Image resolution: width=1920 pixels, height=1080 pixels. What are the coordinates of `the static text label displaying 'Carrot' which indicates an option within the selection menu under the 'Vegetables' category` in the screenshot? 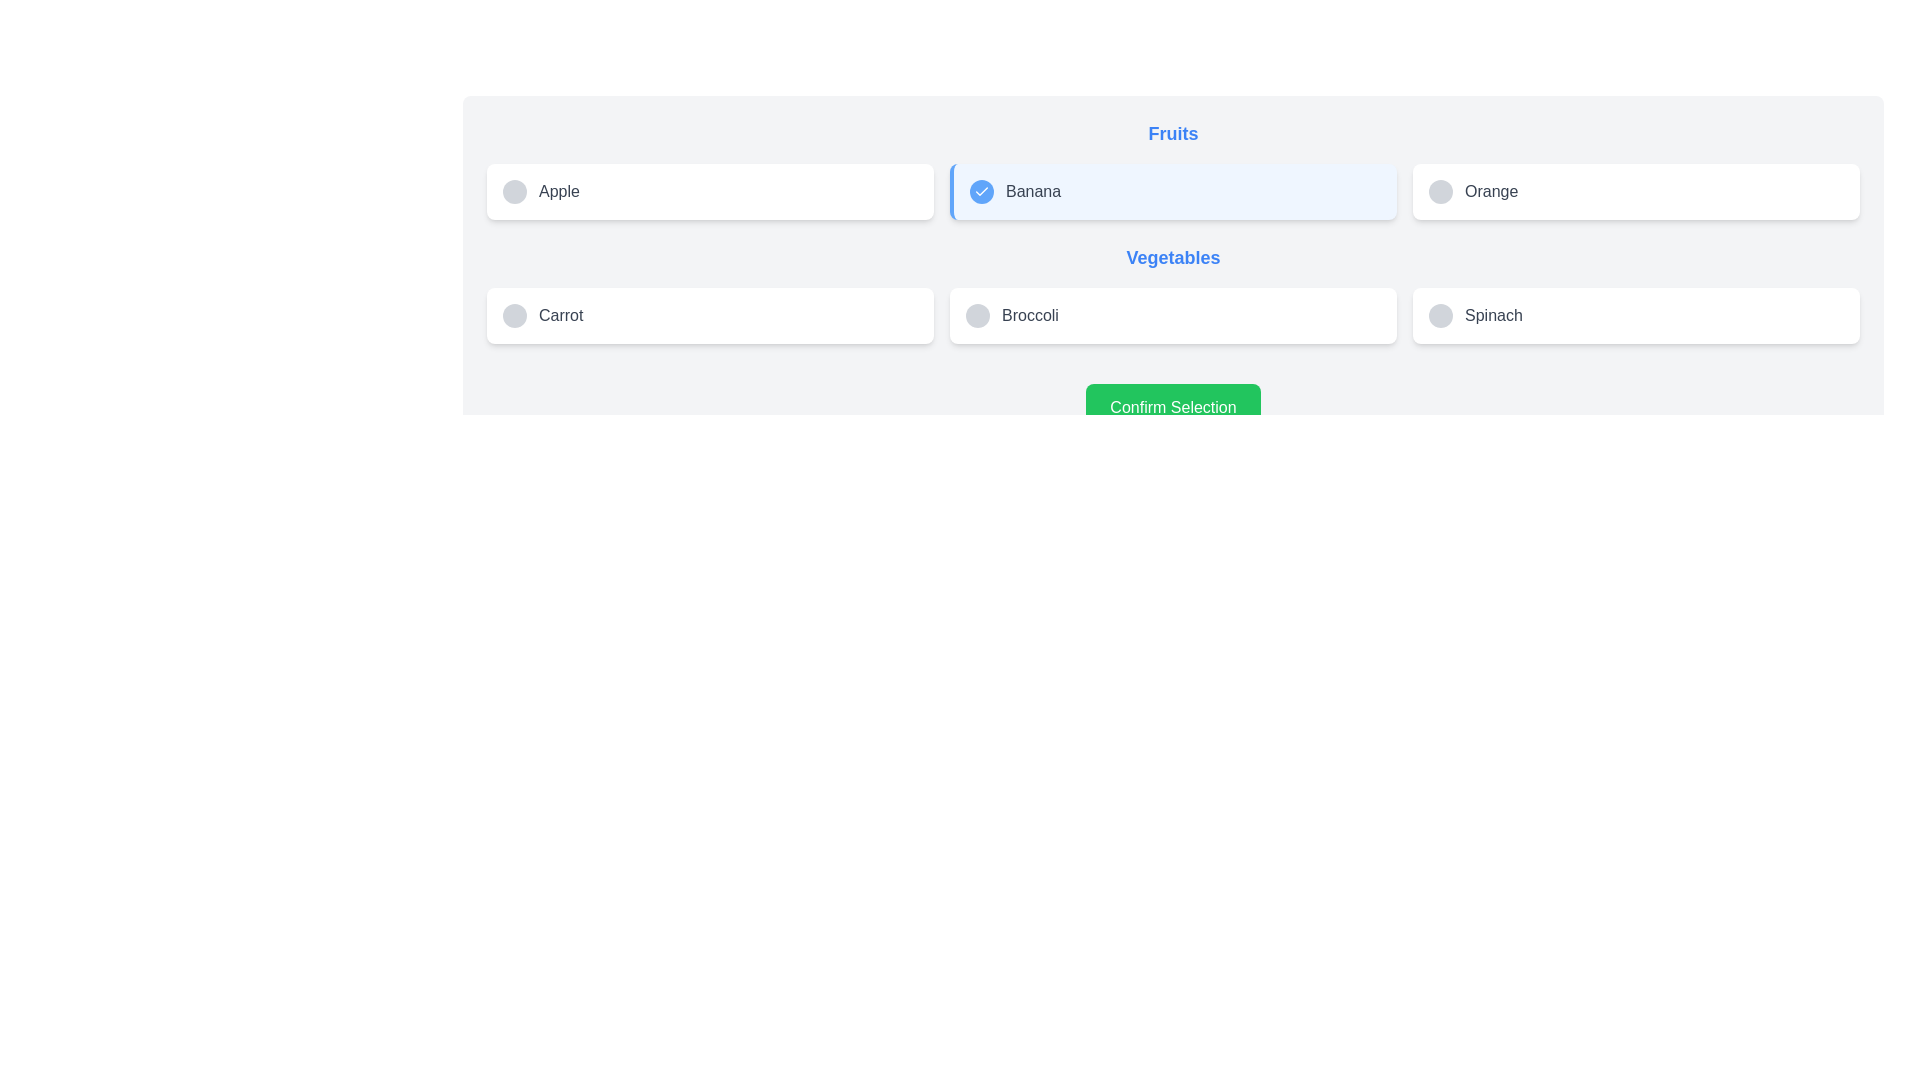 It's located at (560, 315).